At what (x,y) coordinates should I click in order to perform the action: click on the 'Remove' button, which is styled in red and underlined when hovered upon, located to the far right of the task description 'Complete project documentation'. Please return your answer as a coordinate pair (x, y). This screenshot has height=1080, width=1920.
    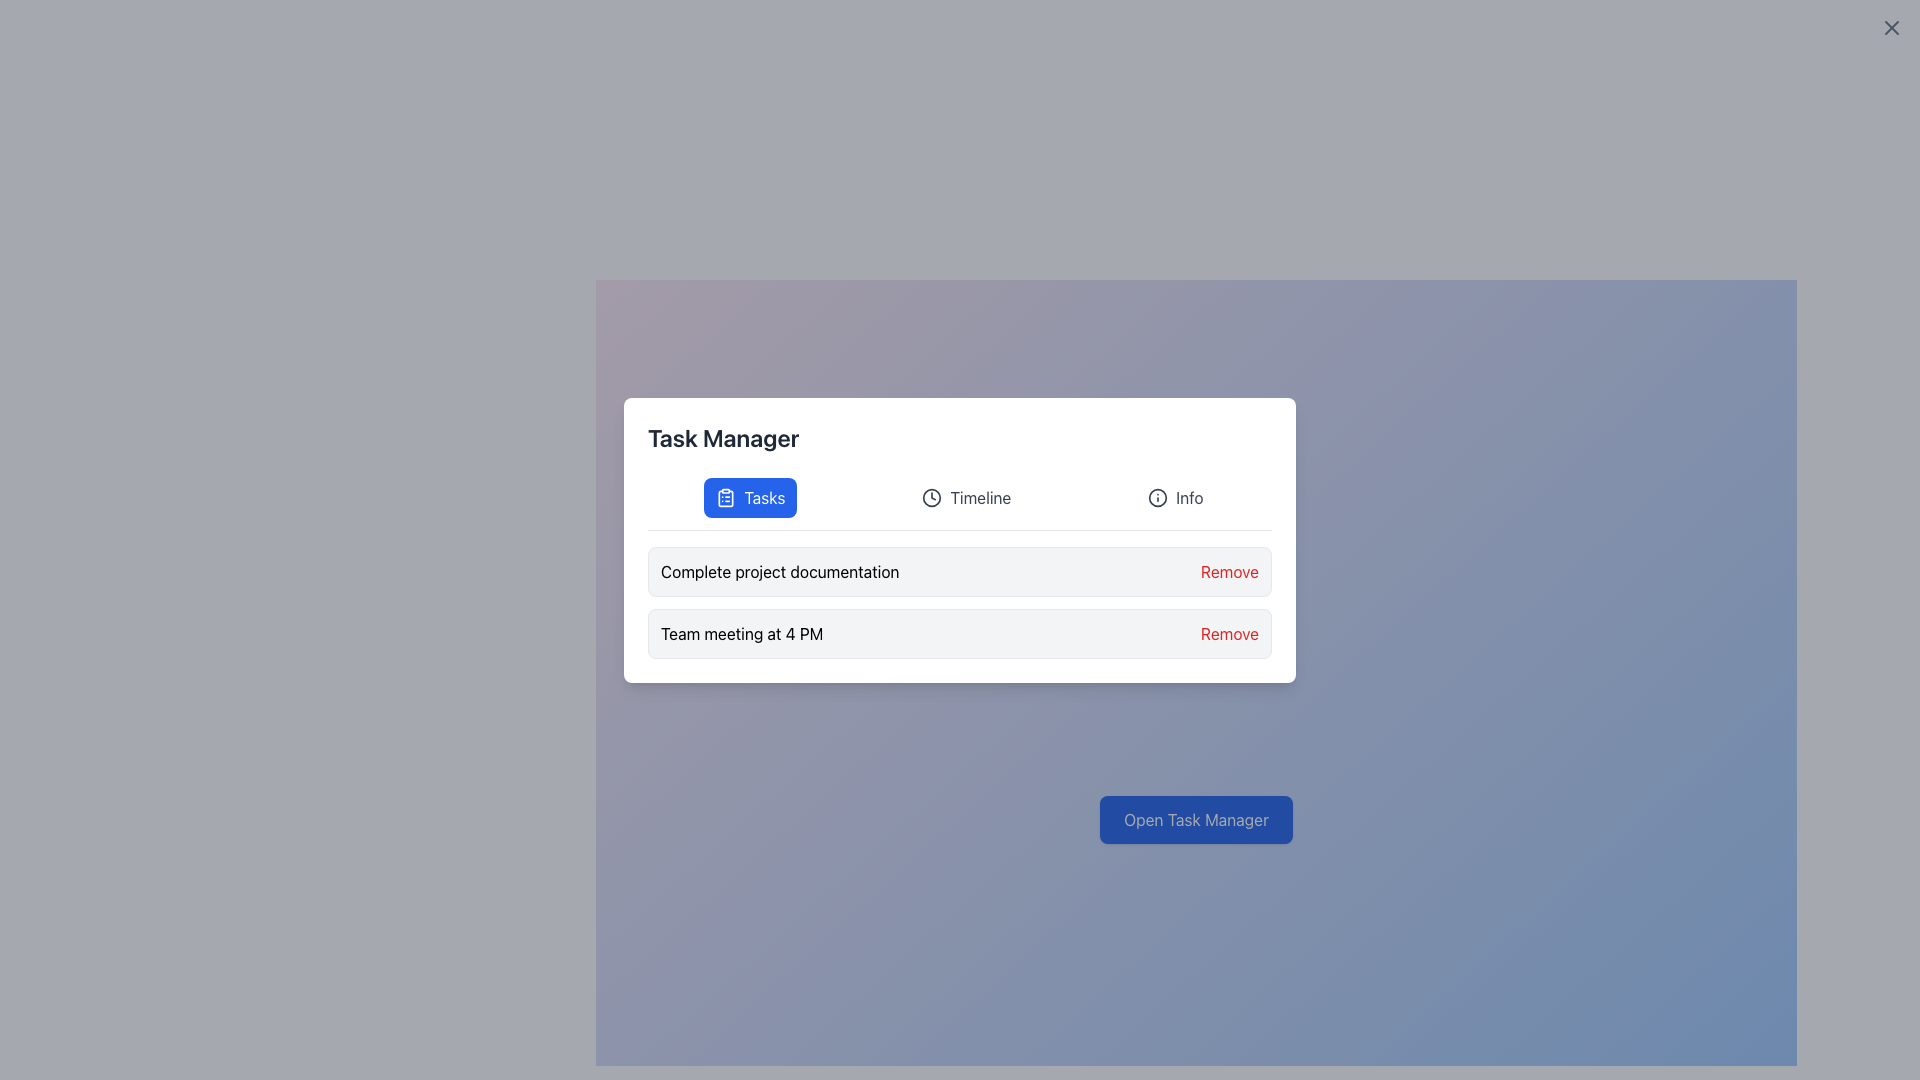
    Looking at the image, I should click on (1228, 571).